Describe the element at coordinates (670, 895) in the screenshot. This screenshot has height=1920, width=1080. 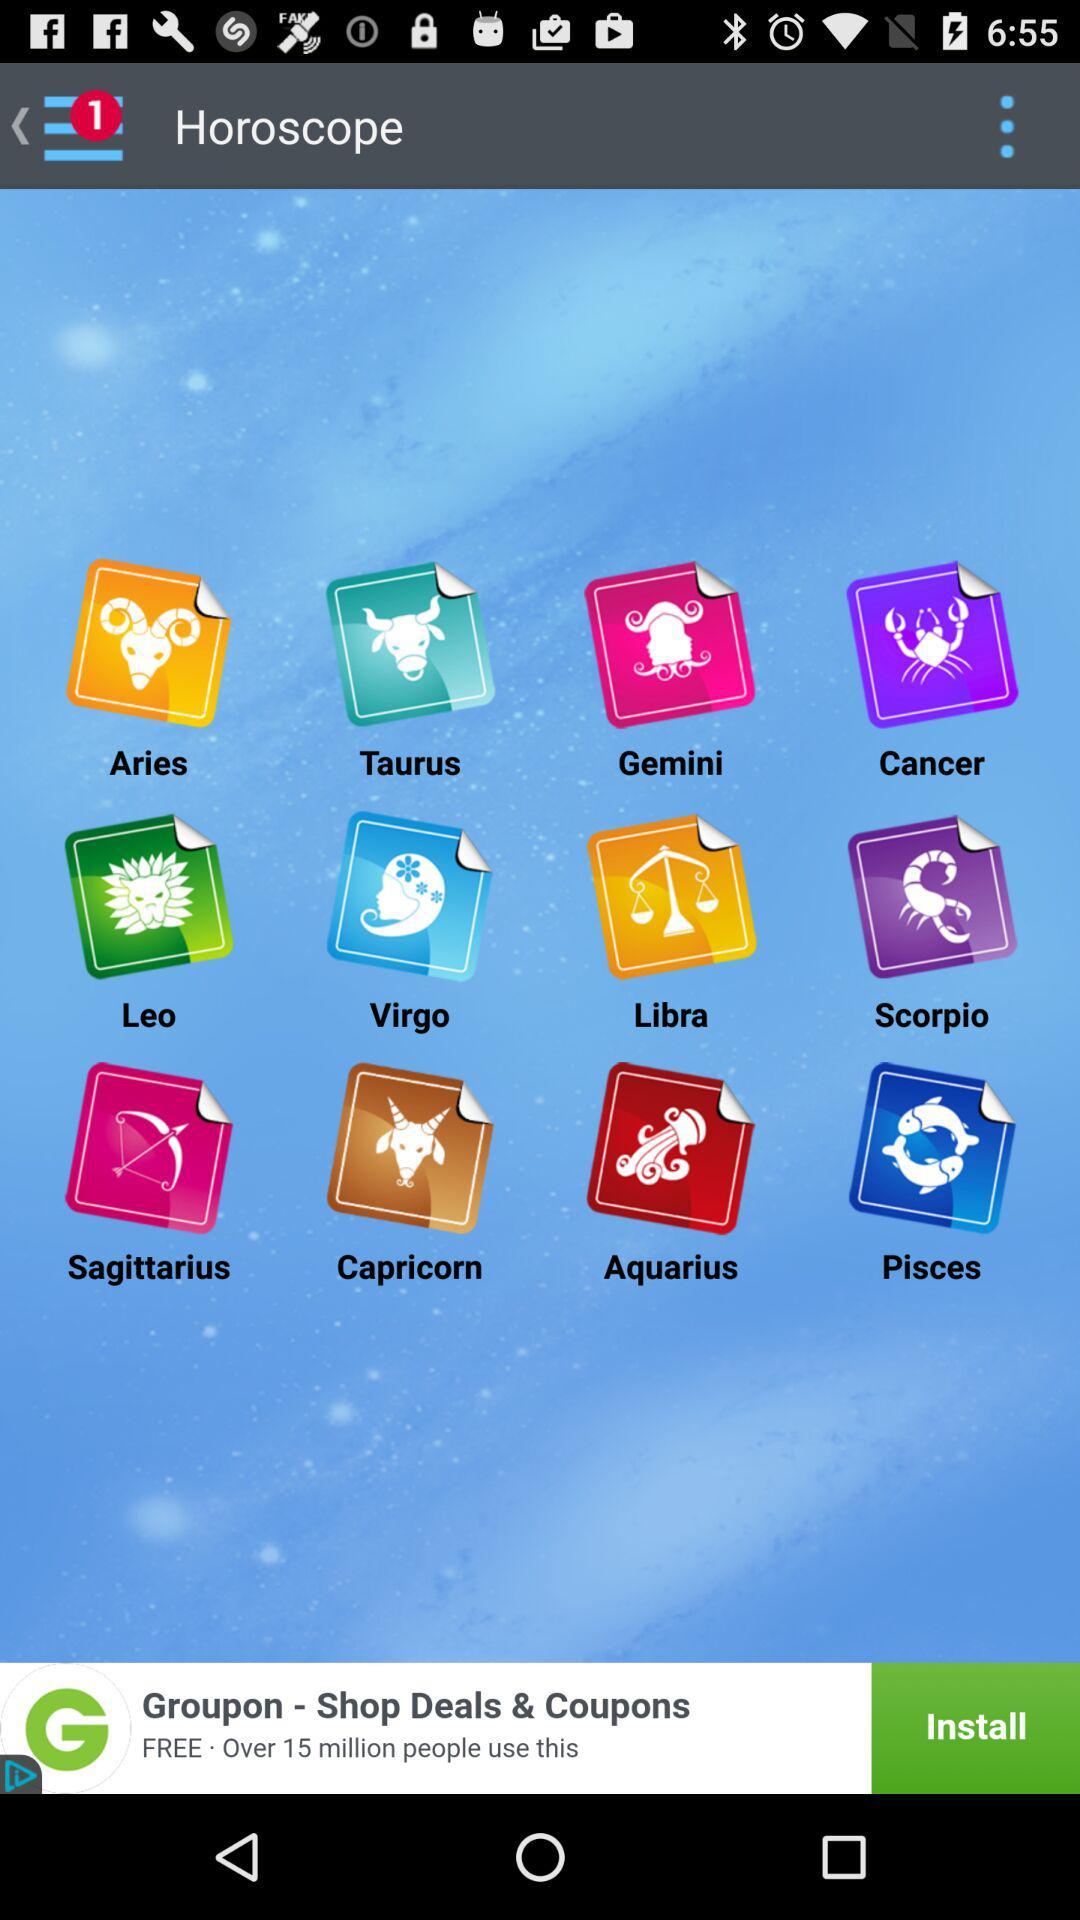
I see `zodaic` at that location.